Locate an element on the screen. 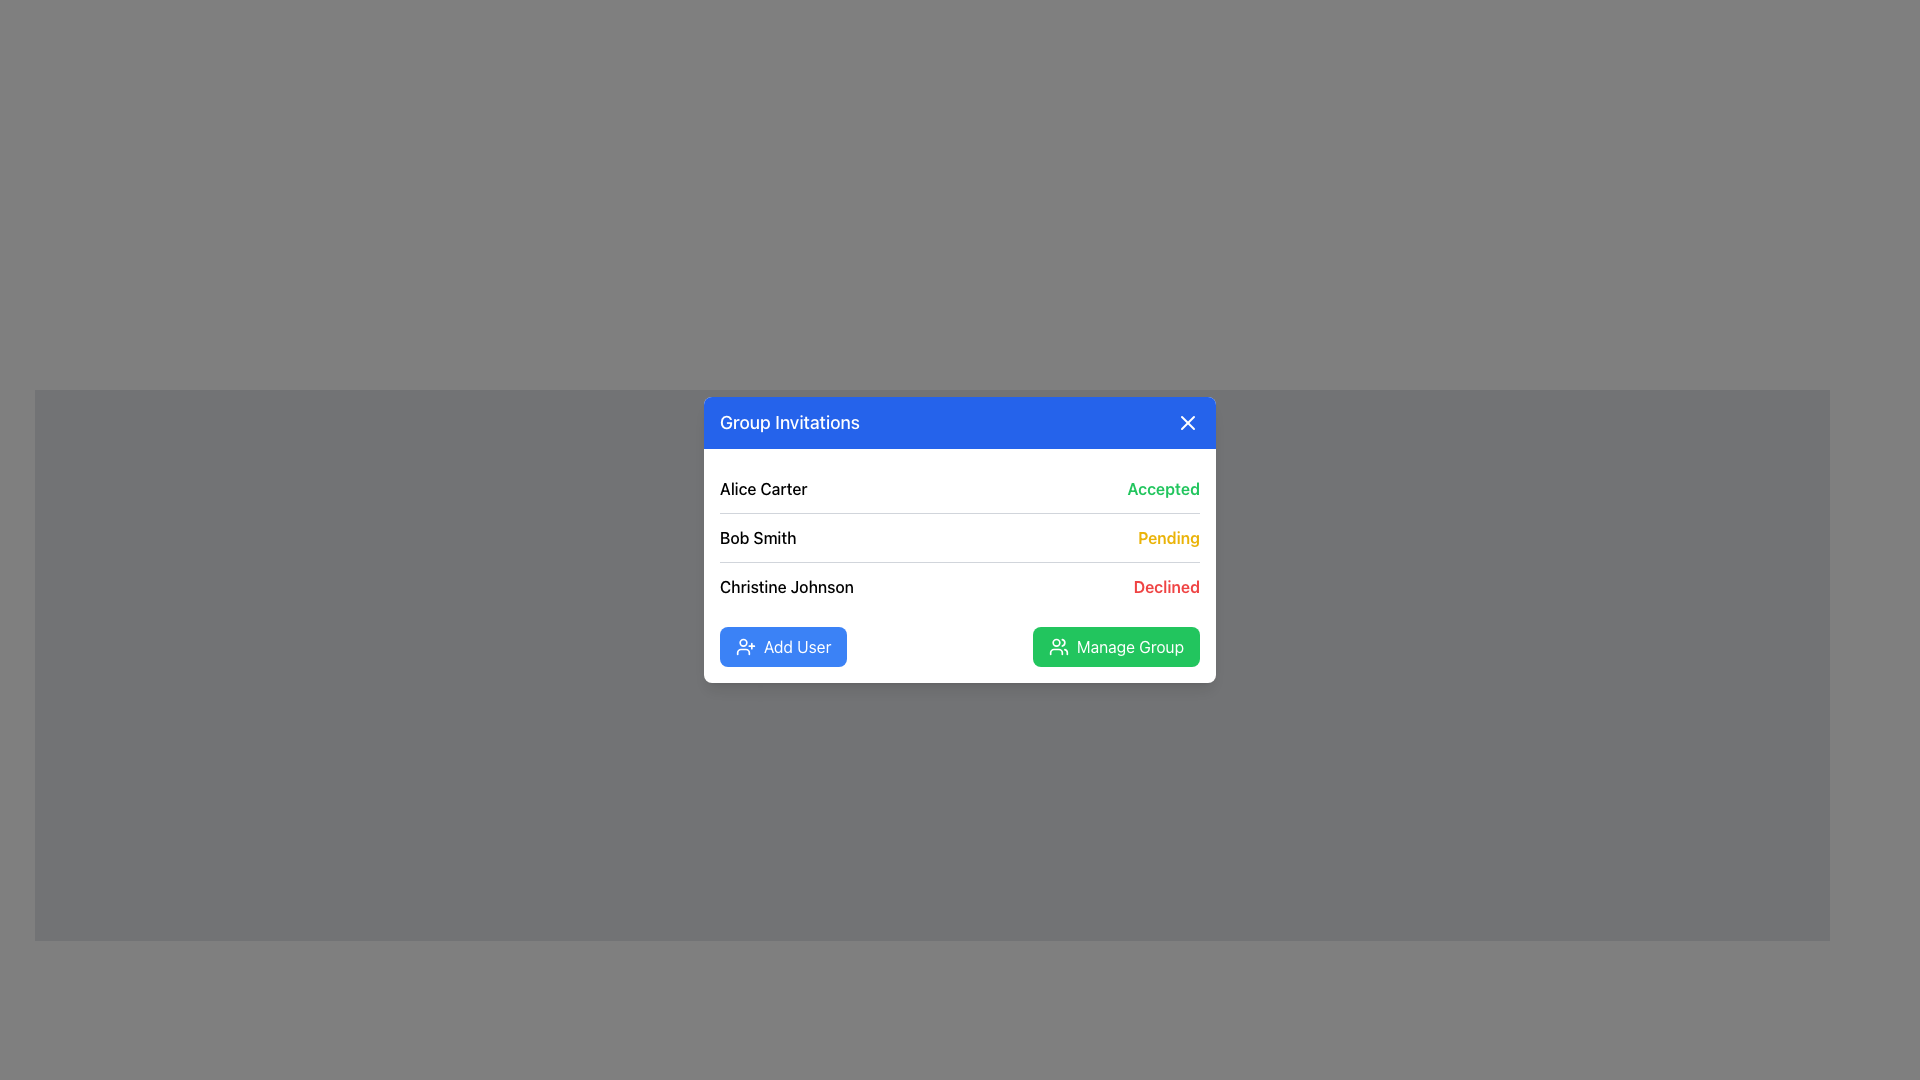  the second row of the user invitation statuses in the 'Group Invitations' card, which displays 'Bob Smith' with the status 'Pending' is located at coordinates (960, 536).